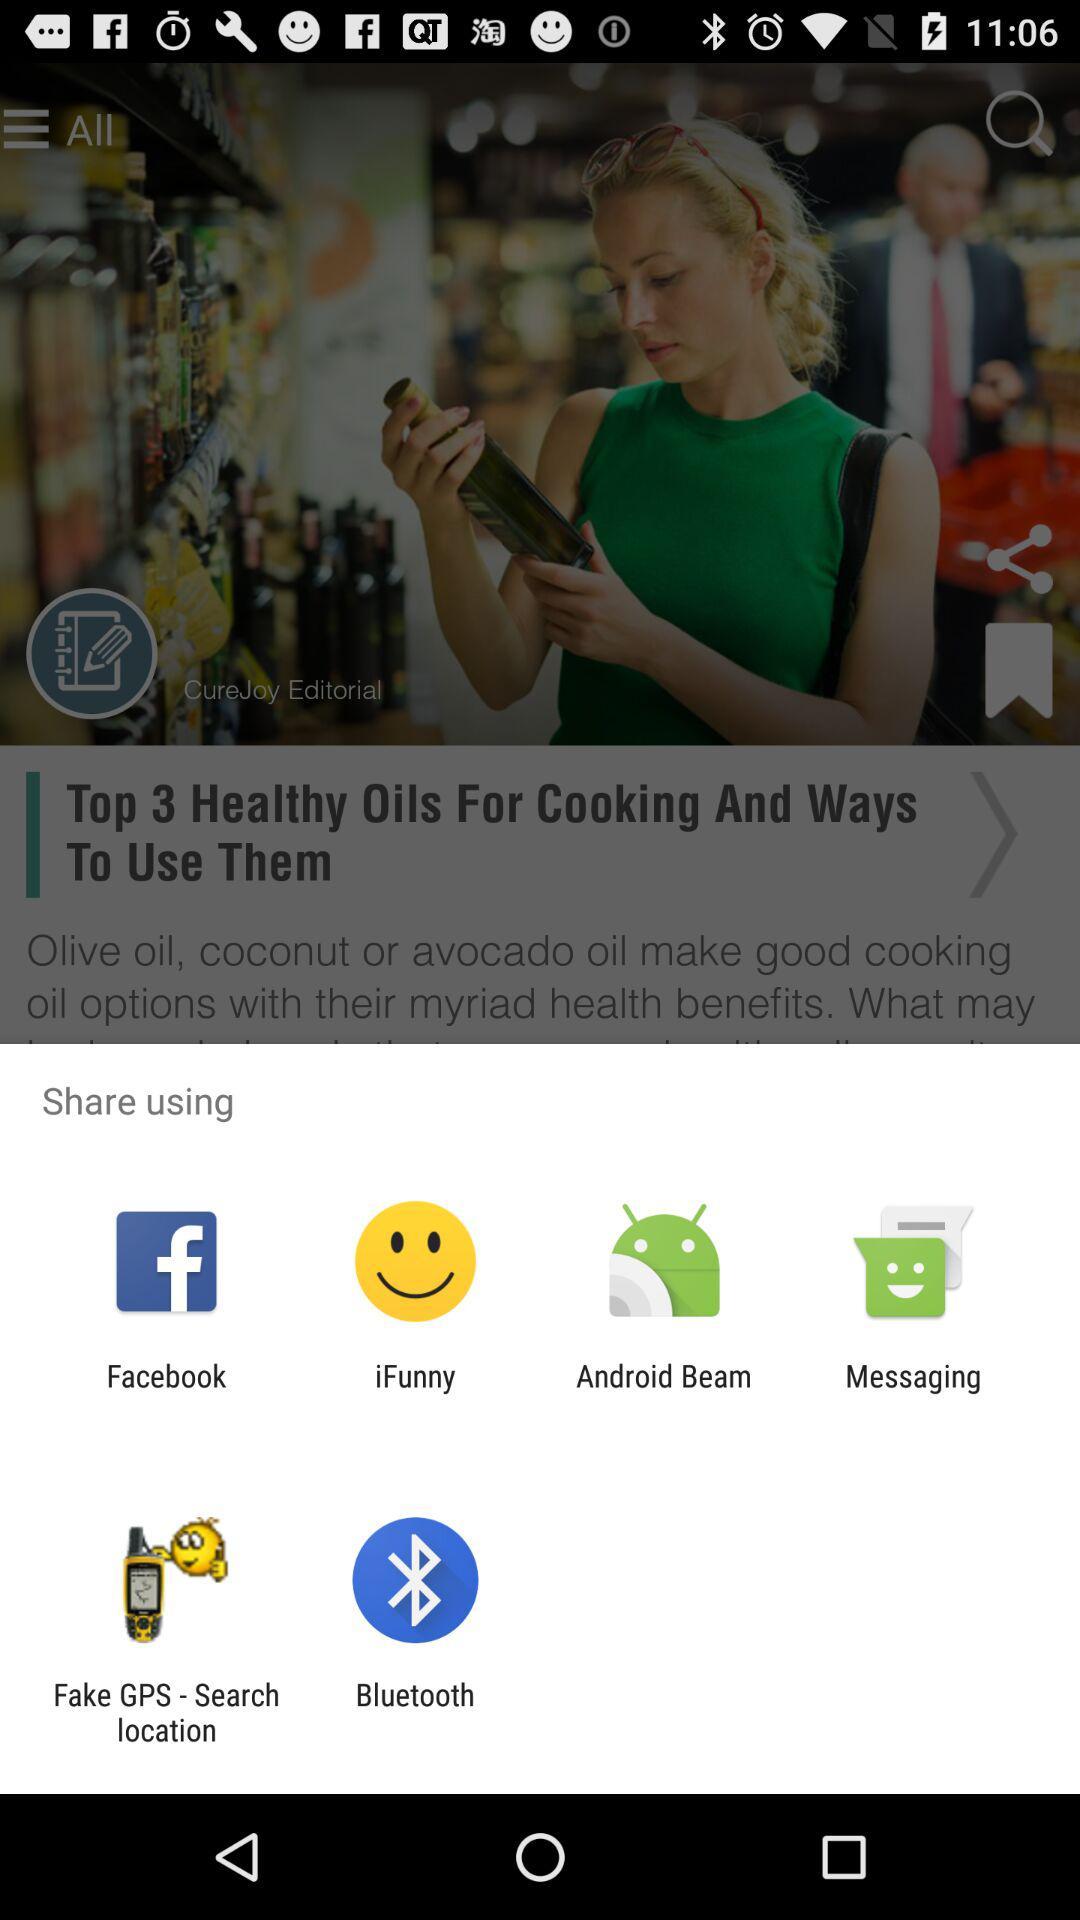 The width and height of the screenshot is (1080, 1920). Describe the element at coordinates (165, 1711) in the screenshot. I see `icon to the left of the bluetooth item` at that location.